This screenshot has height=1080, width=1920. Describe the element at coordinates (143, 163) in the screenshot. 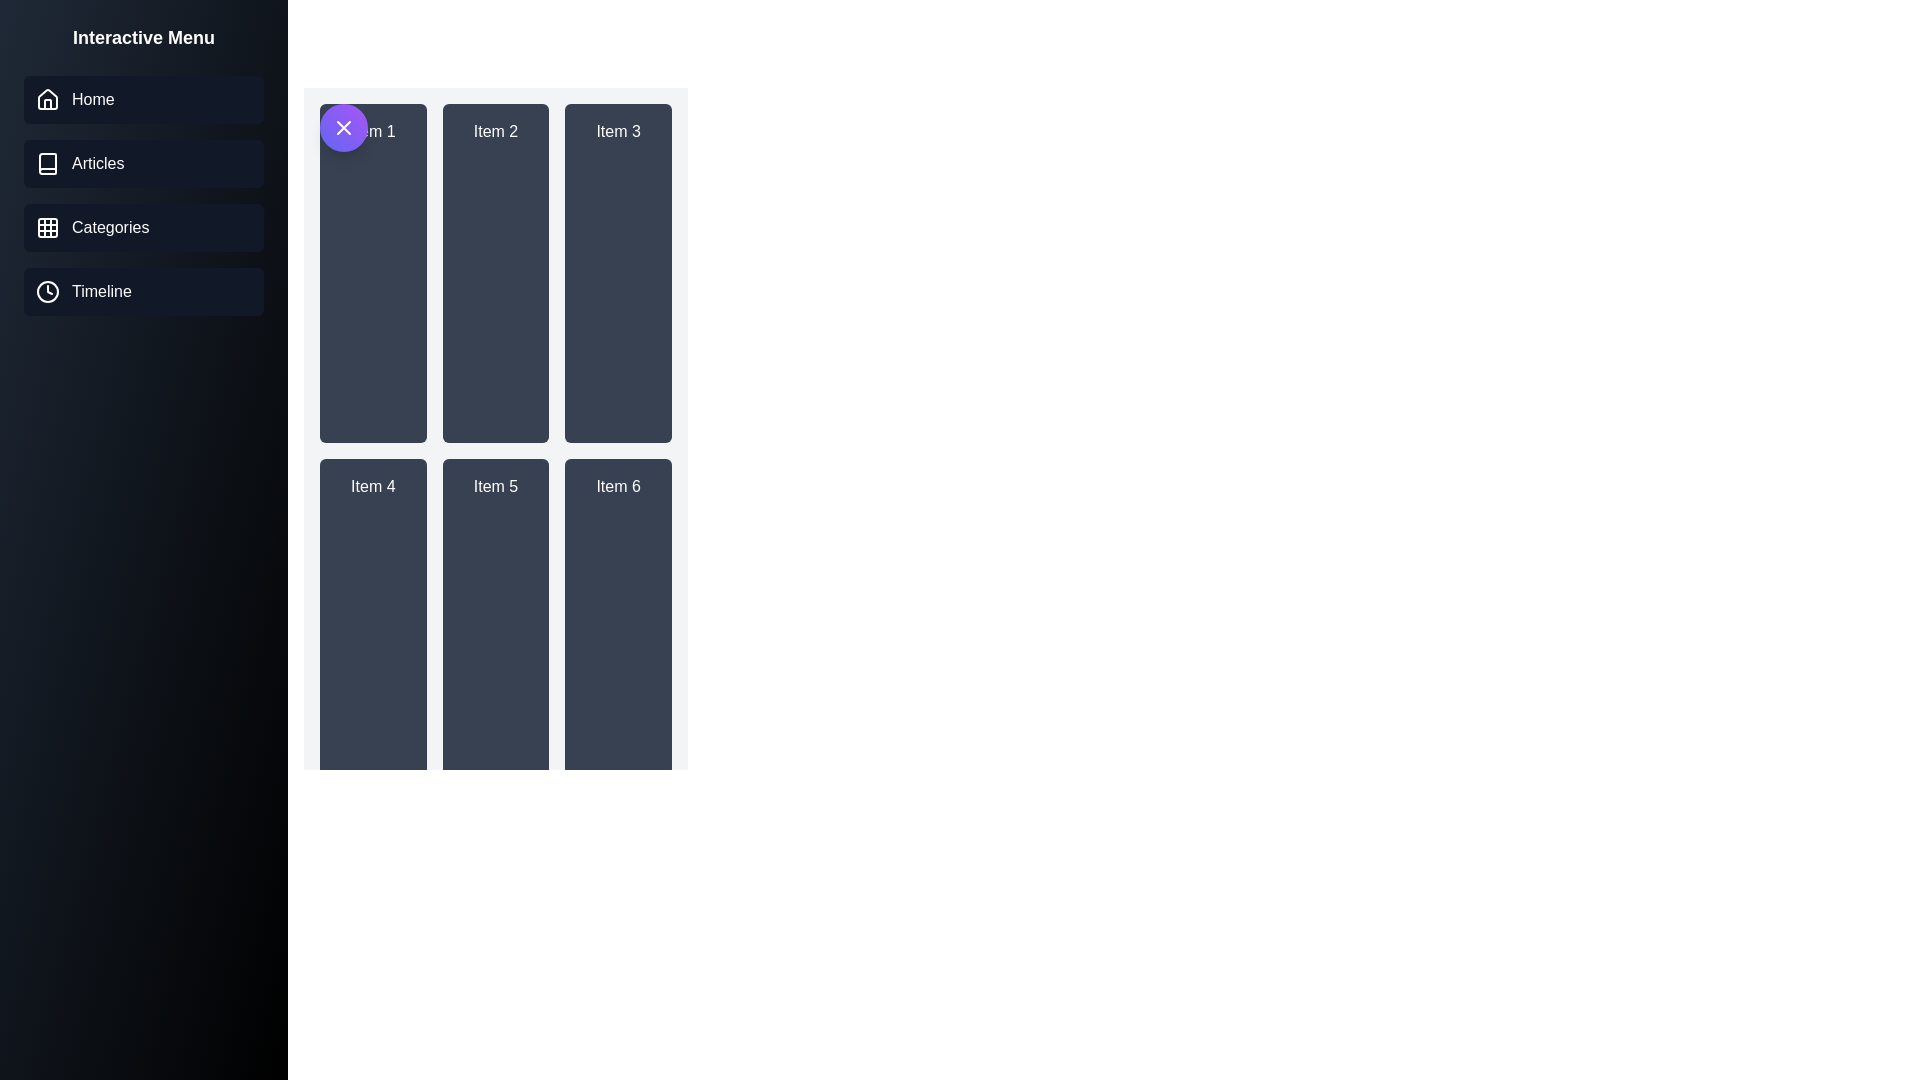

I see `the Articles menu item in the menu` at that location.